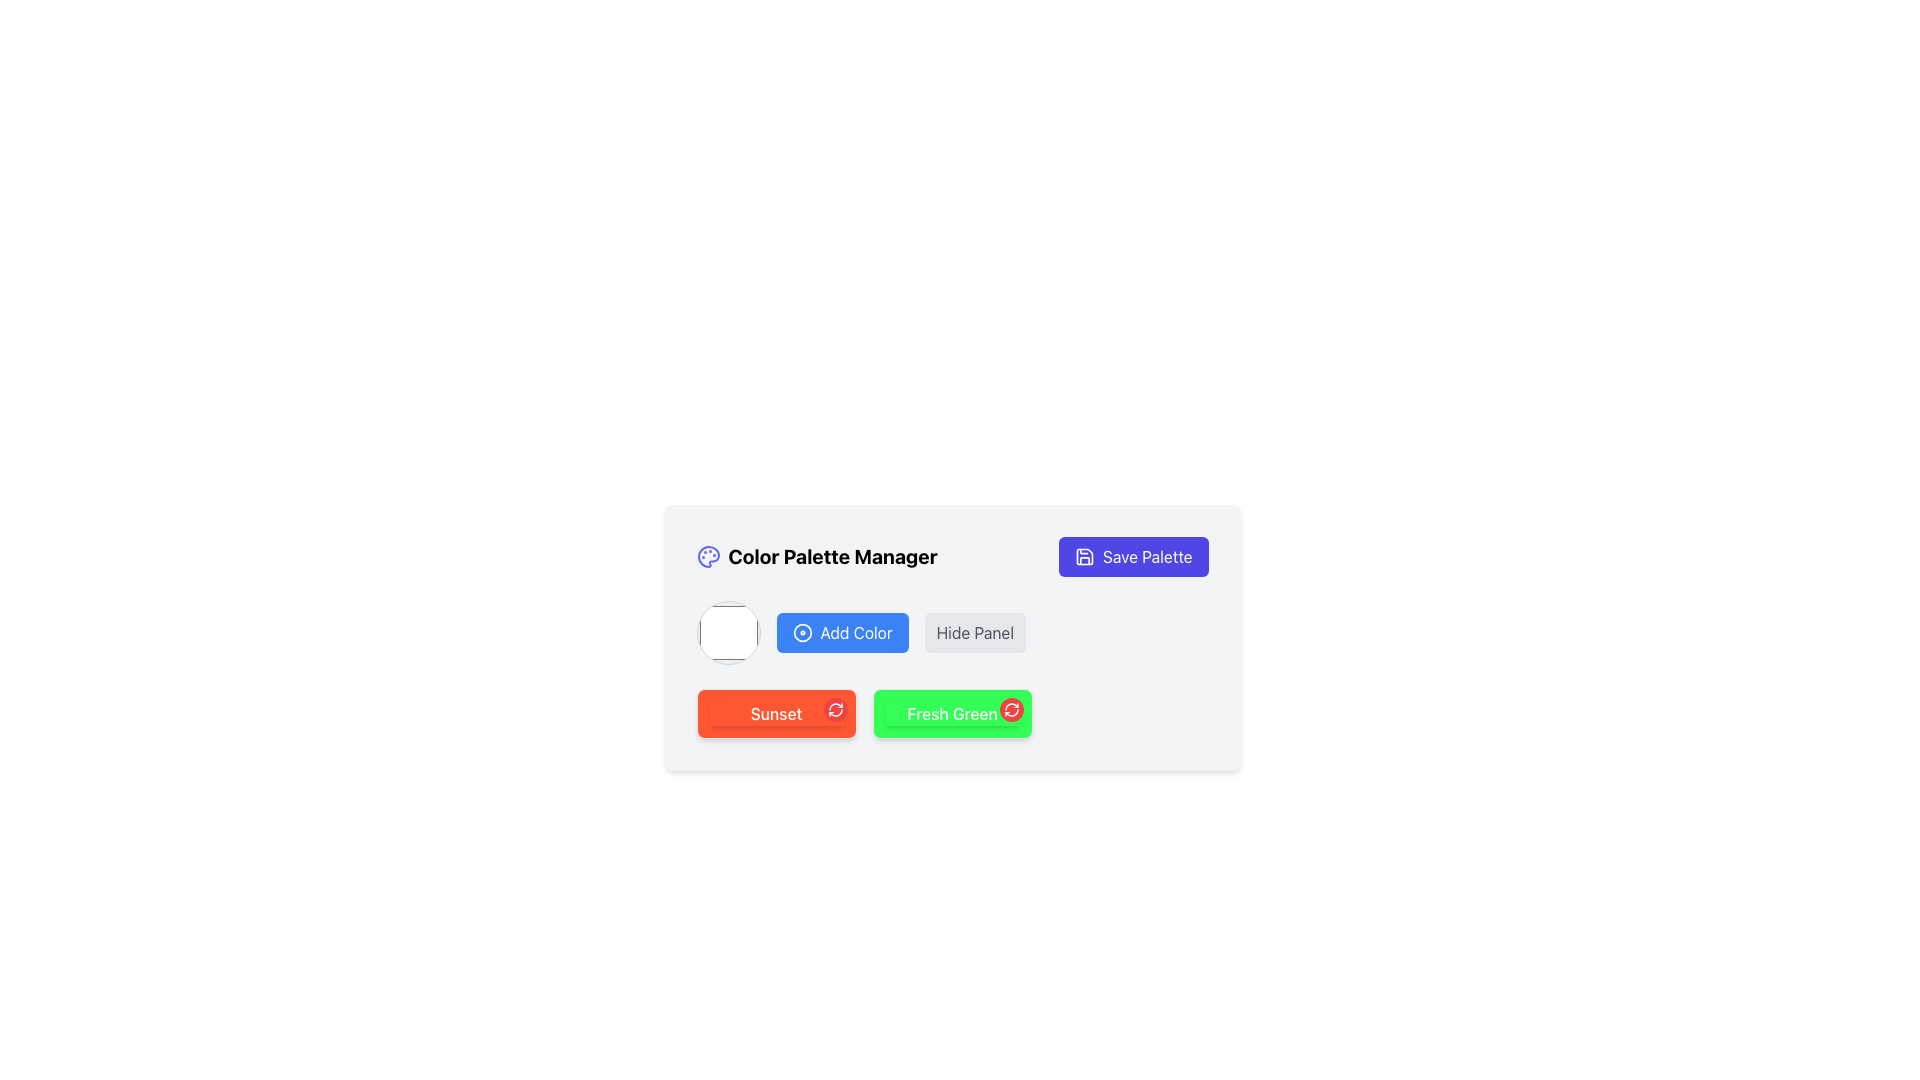 Image resolution: width=1920 pixels, height=1080 pixels. Describe the element at coordinates (1083, 556) in the screenshot. I see `the SVG icon representing the 'Save Palette' functionality located inside the 'Save Palette' button at the top-right corner of the interface` at that location.